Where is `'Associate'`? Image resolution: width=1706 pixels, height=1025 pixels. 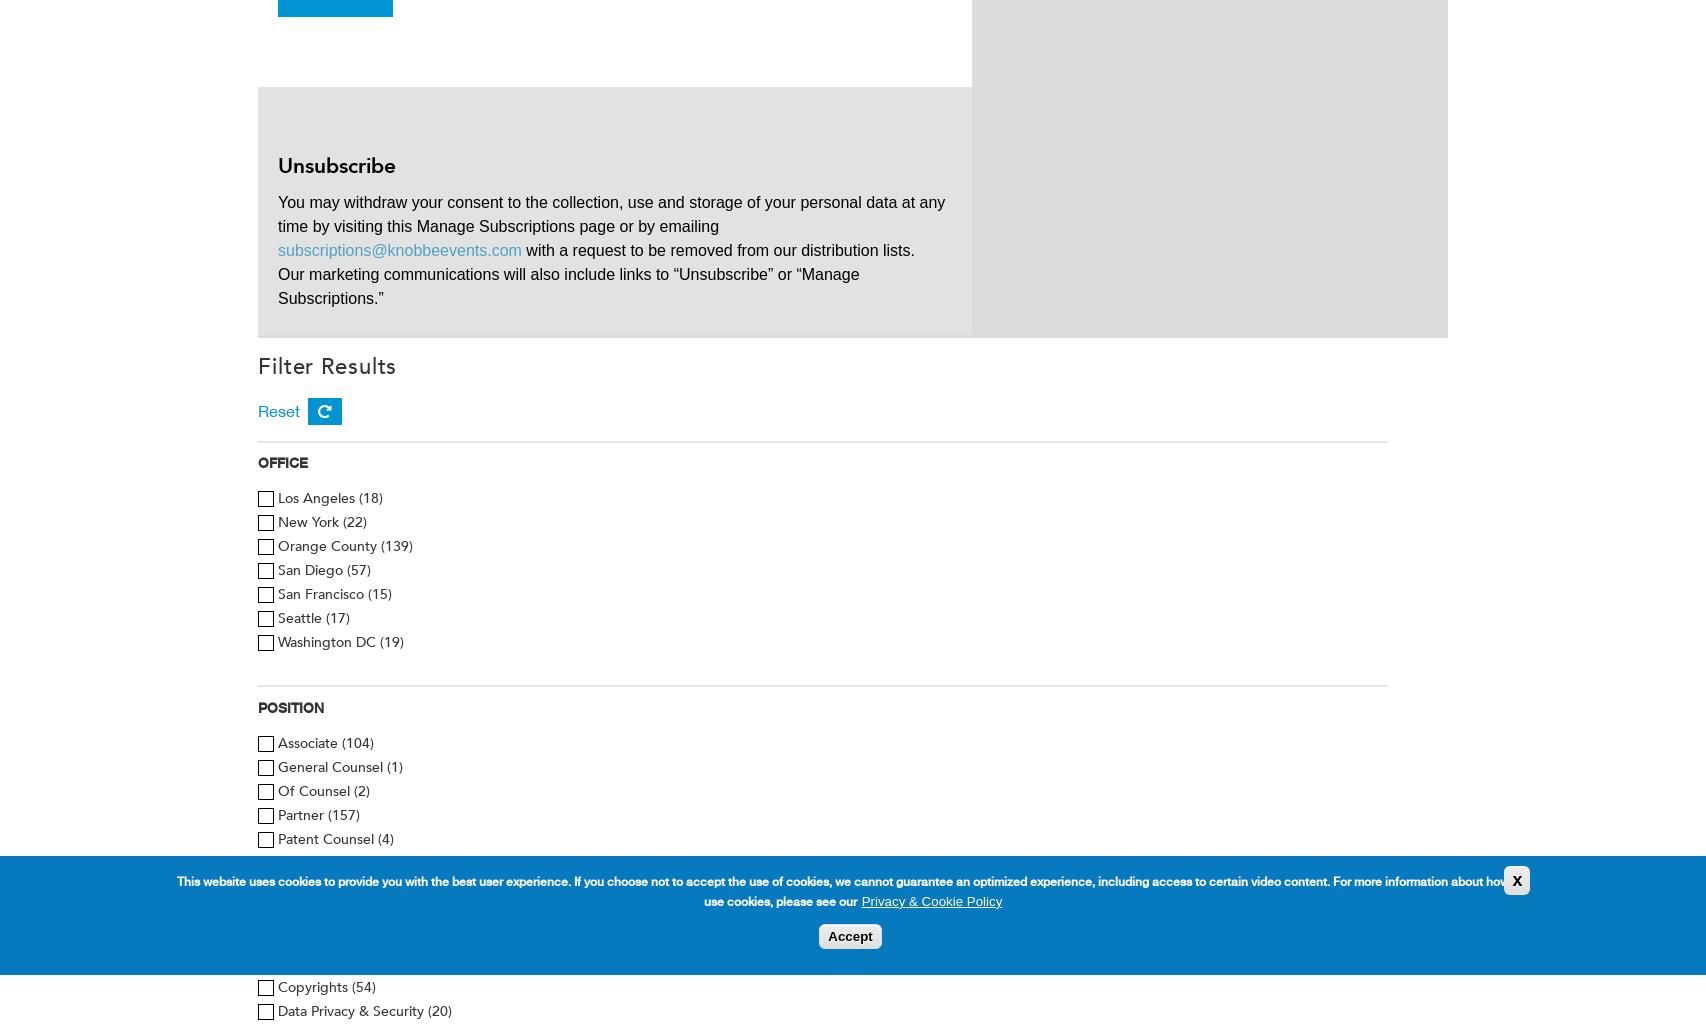
'Associate' is located at coordinates (278, 741).